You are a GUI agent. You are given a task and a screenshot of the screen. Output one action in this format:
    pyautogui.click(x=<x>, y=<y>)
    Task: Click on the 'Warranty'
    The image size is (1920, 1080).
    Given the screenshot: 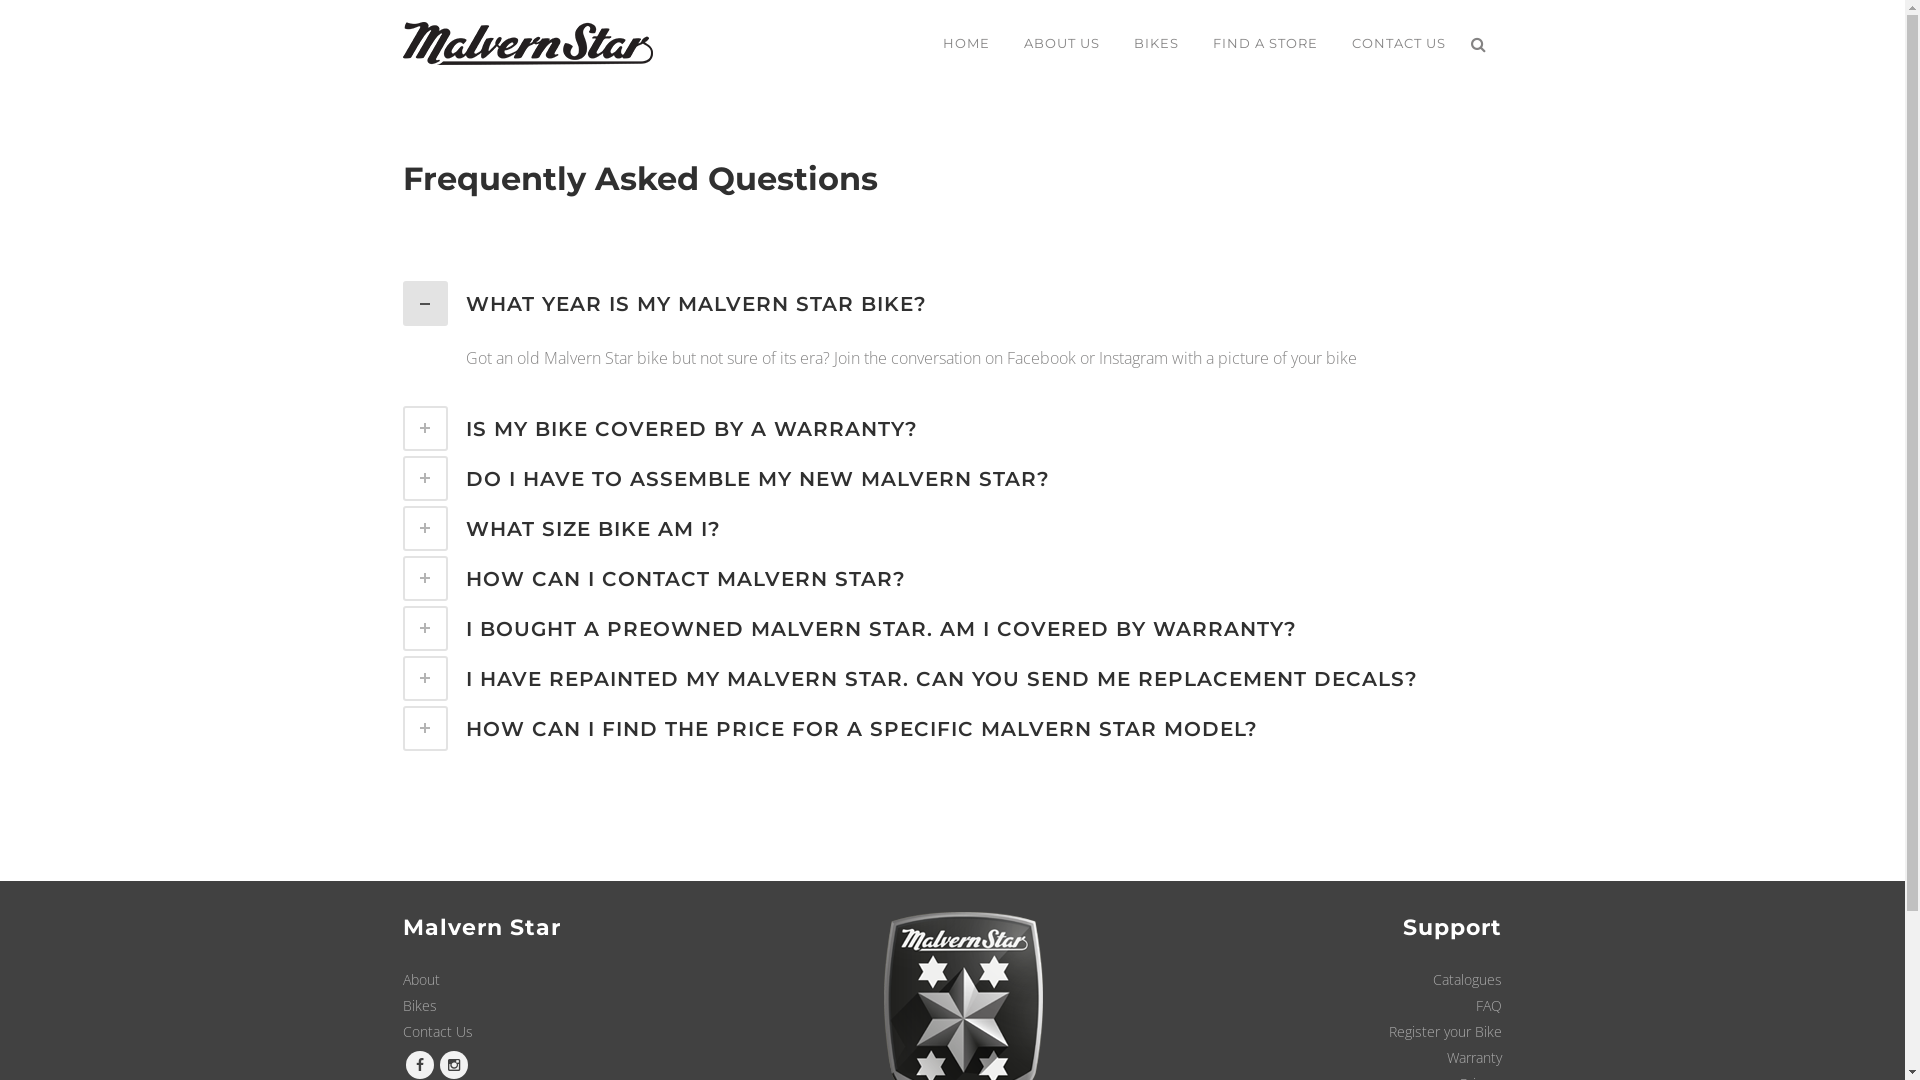 What is the action you would take?
    pyautogui.click(x=1446, y=1056)
    